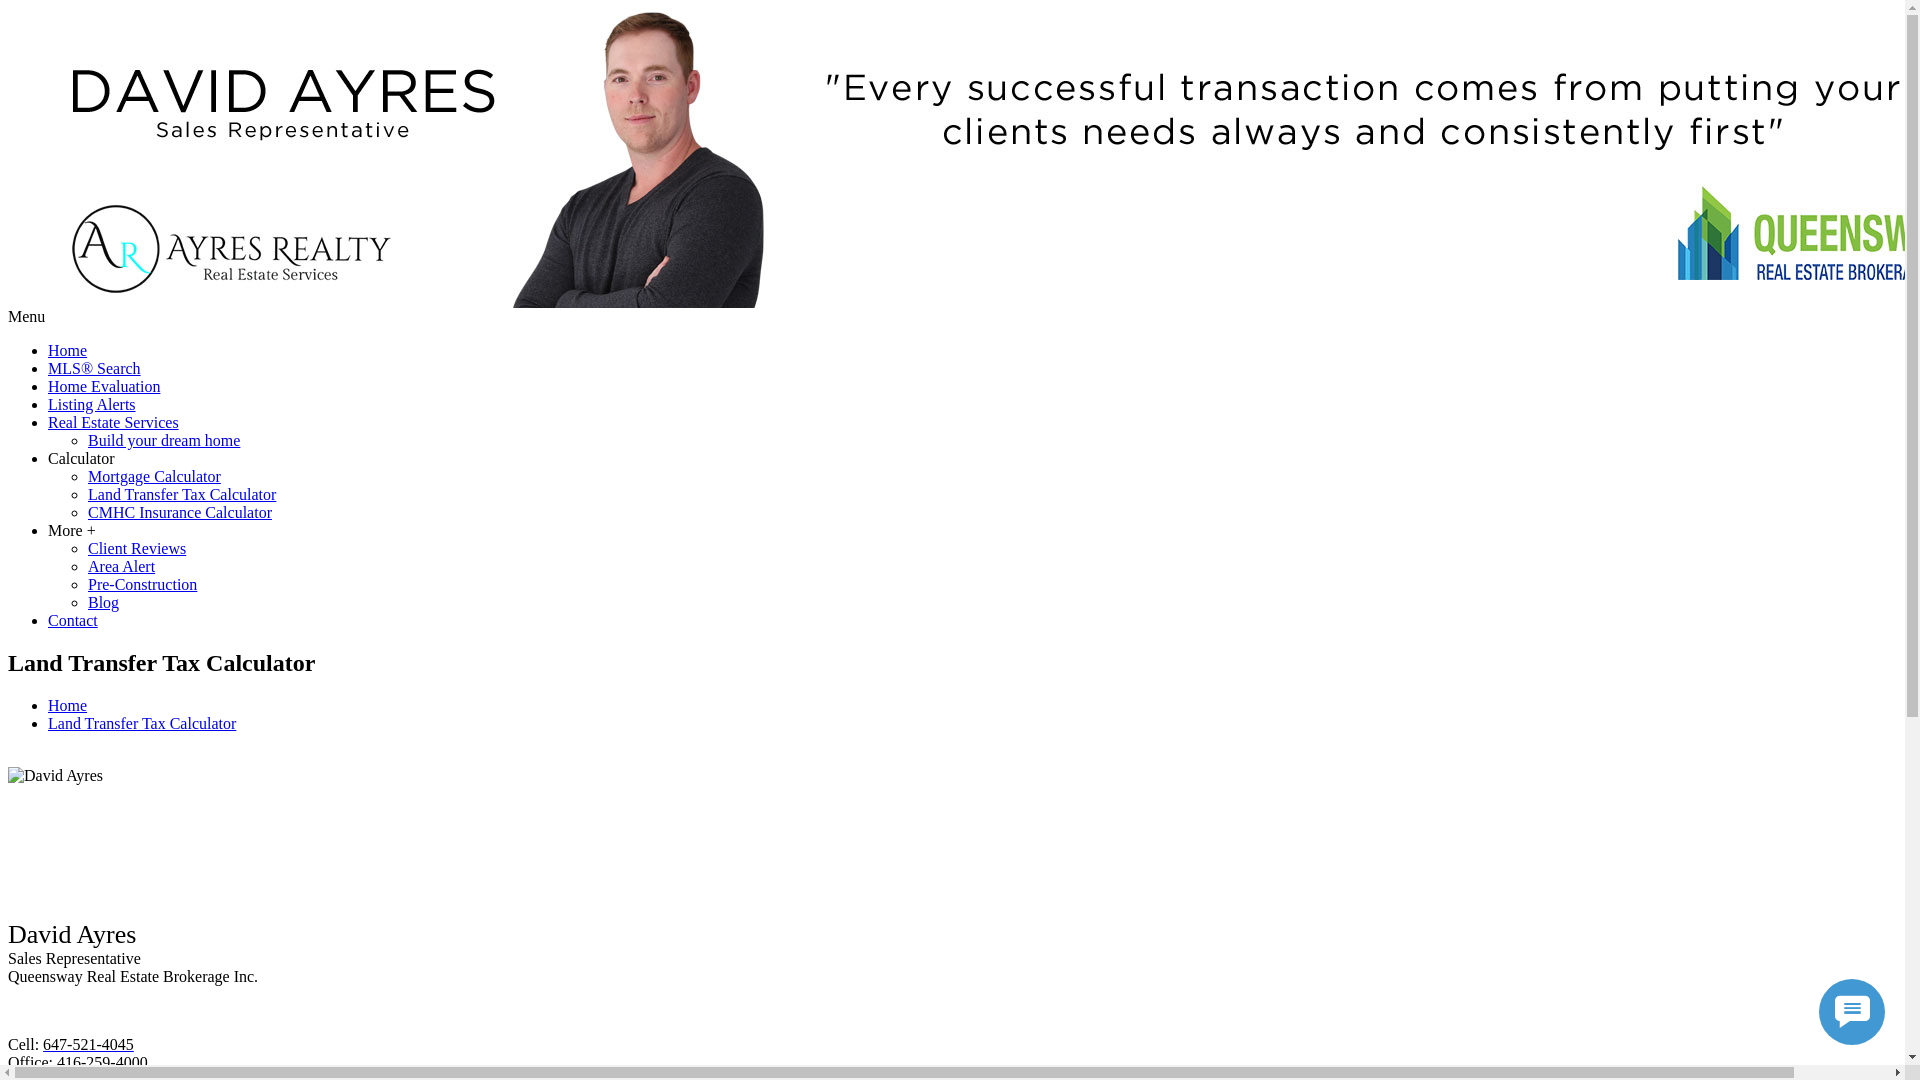  Describe the element at coordinates (57, 1061) in the screenshot. I see `'416-259-4000'` at that location.